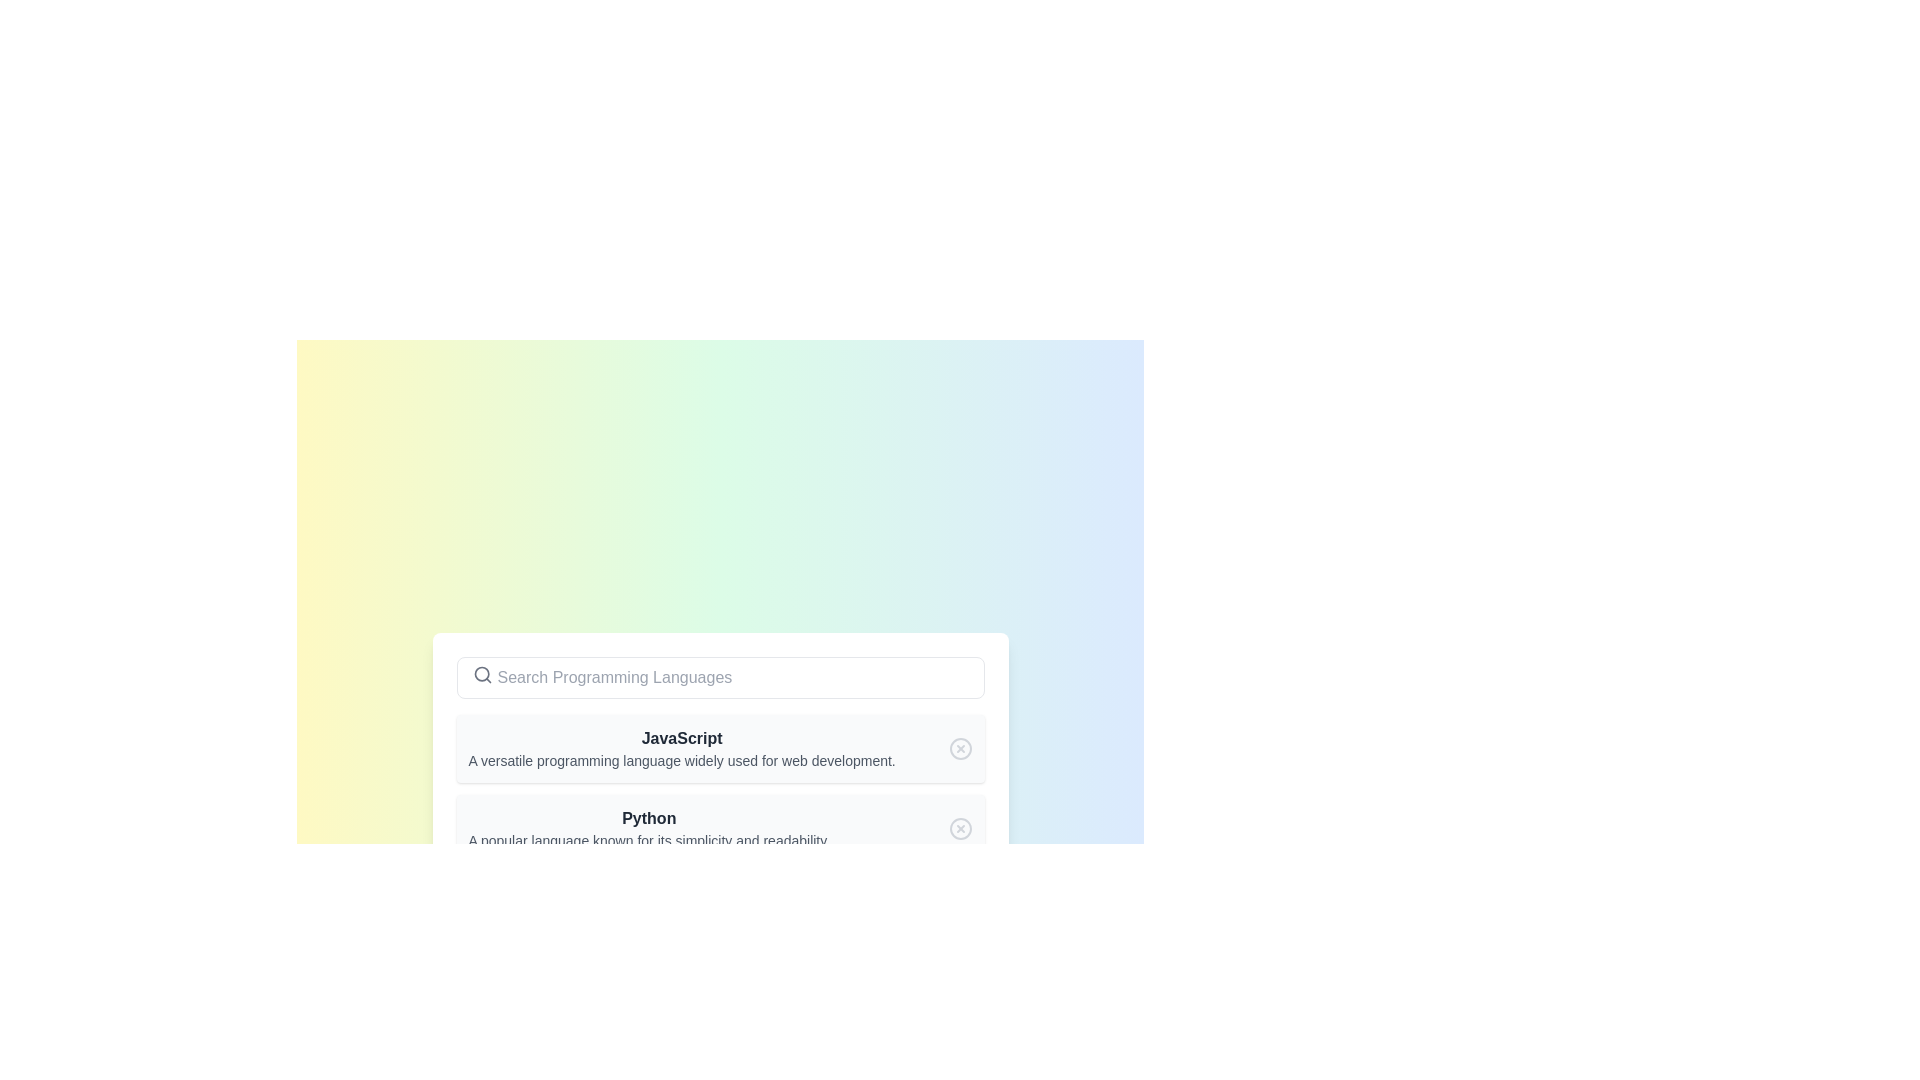  Describe the element at coordinates (682, 760) in the screenshot. I see `text block styled with a gray font that contains the content: 'A versatile programming language widely used for web development.' This text is located beneath the bold header 'JavaScript'` at that location.